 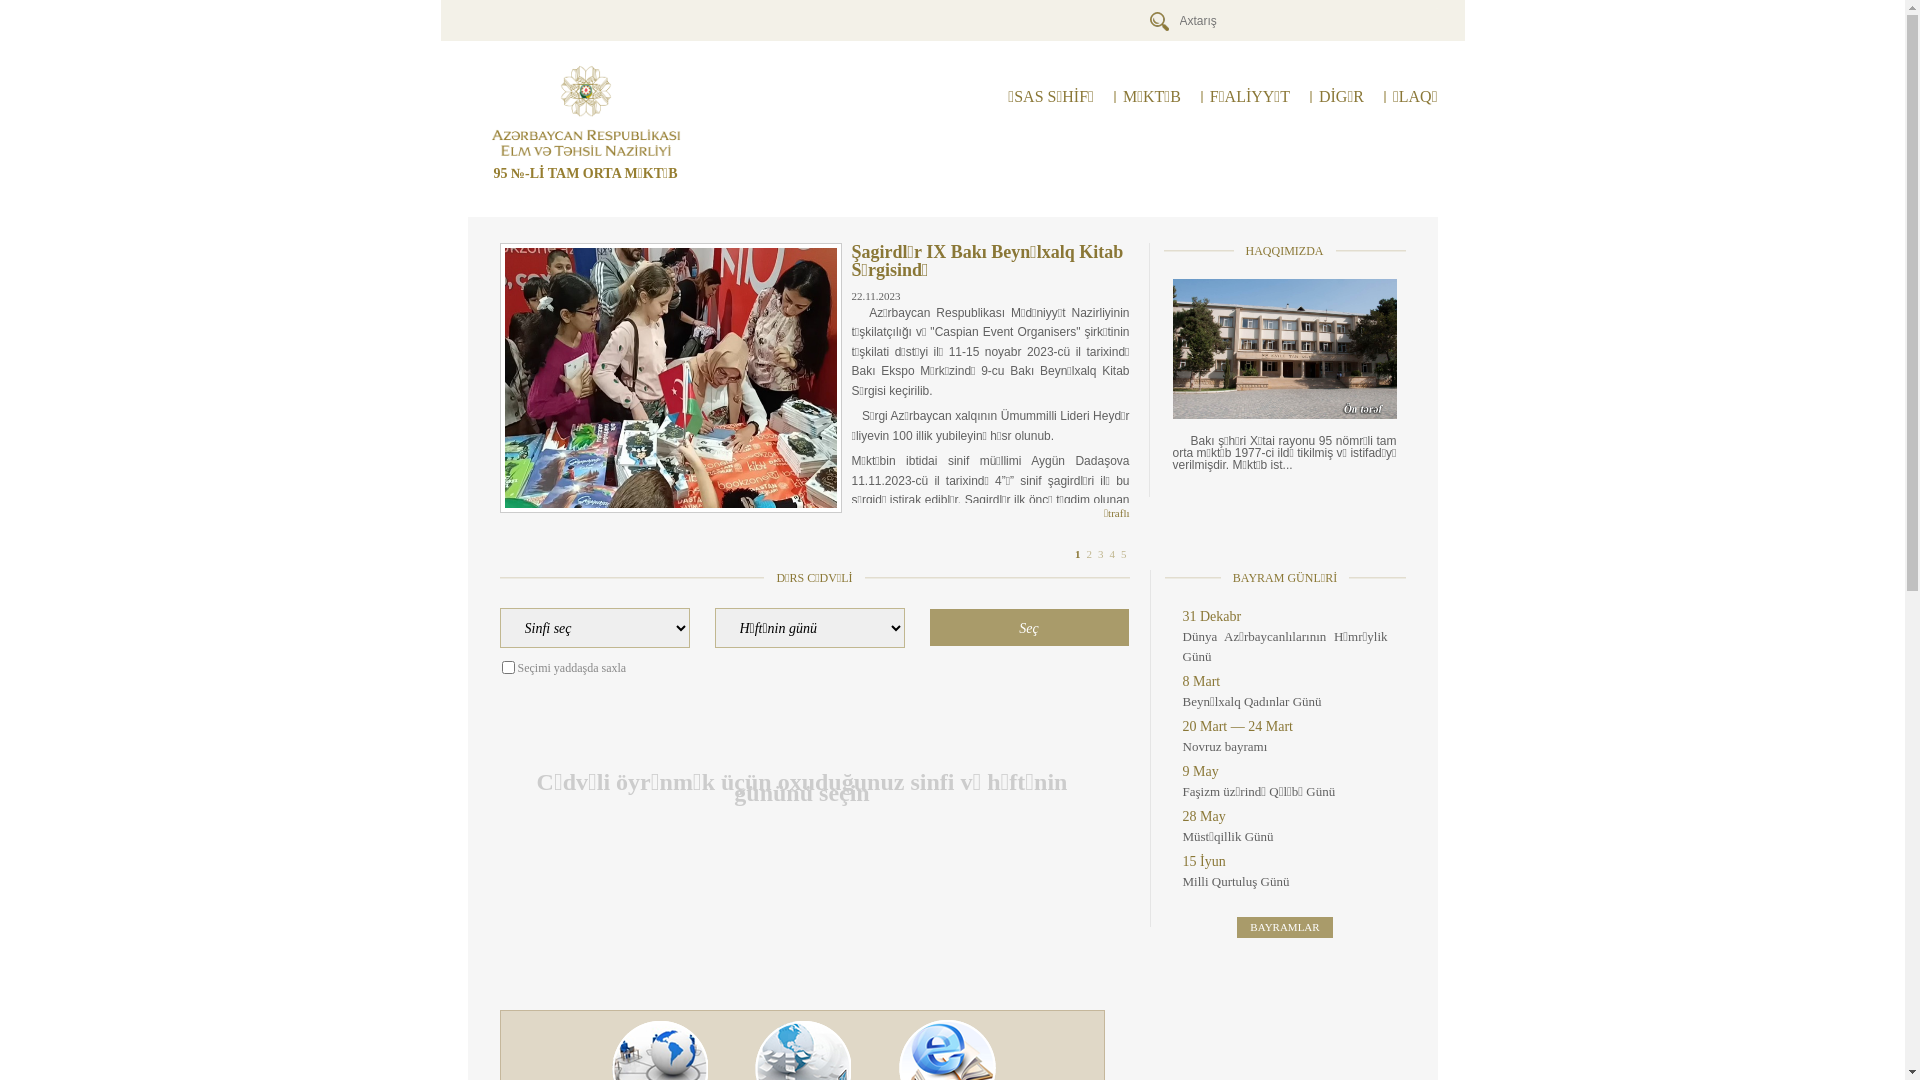 What do you see at coordinates (1108, 554) in the screenshot?
I see `'4'` at bounding box center [1108, 554].